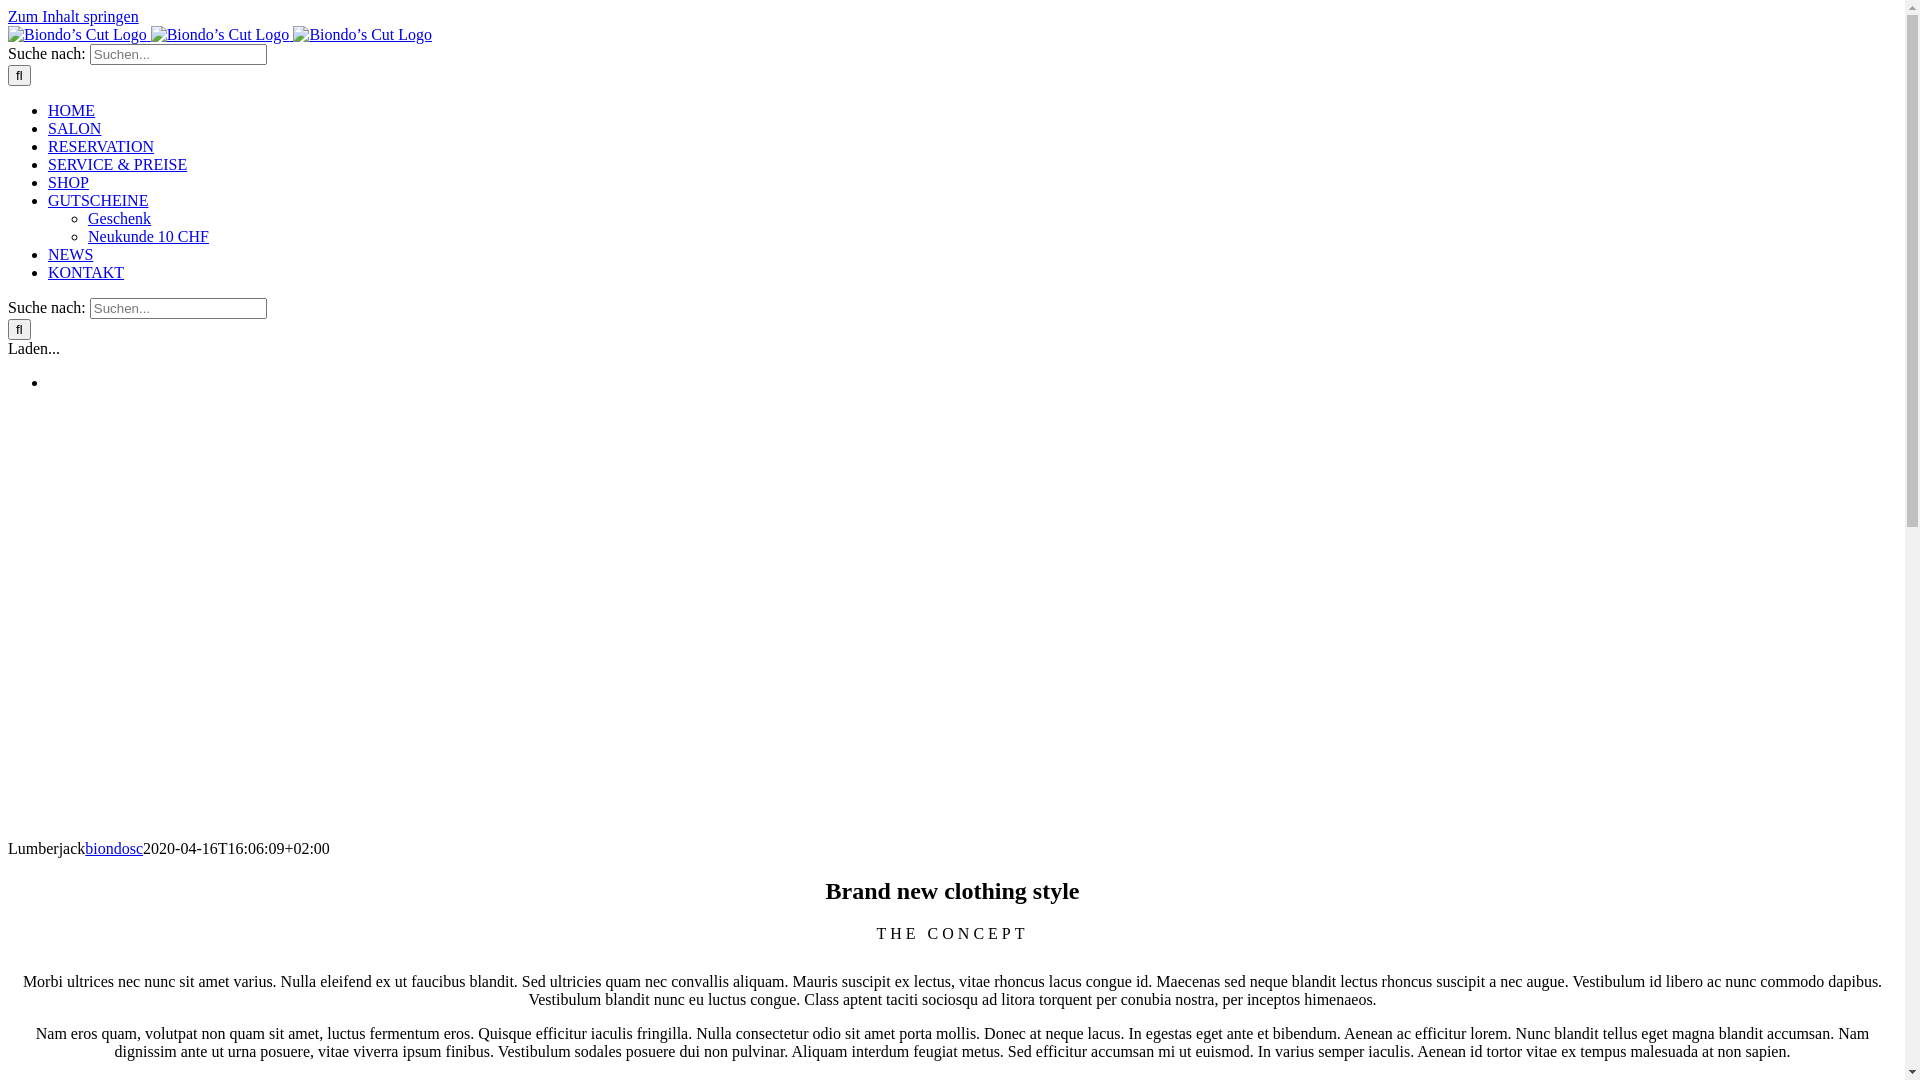 The height and width of the screenshot is (1080, 1920). What do you see at coordinates (48, 145) in the screenshot?
I see `'RESERVATION'` at bounding box center [48, 145].